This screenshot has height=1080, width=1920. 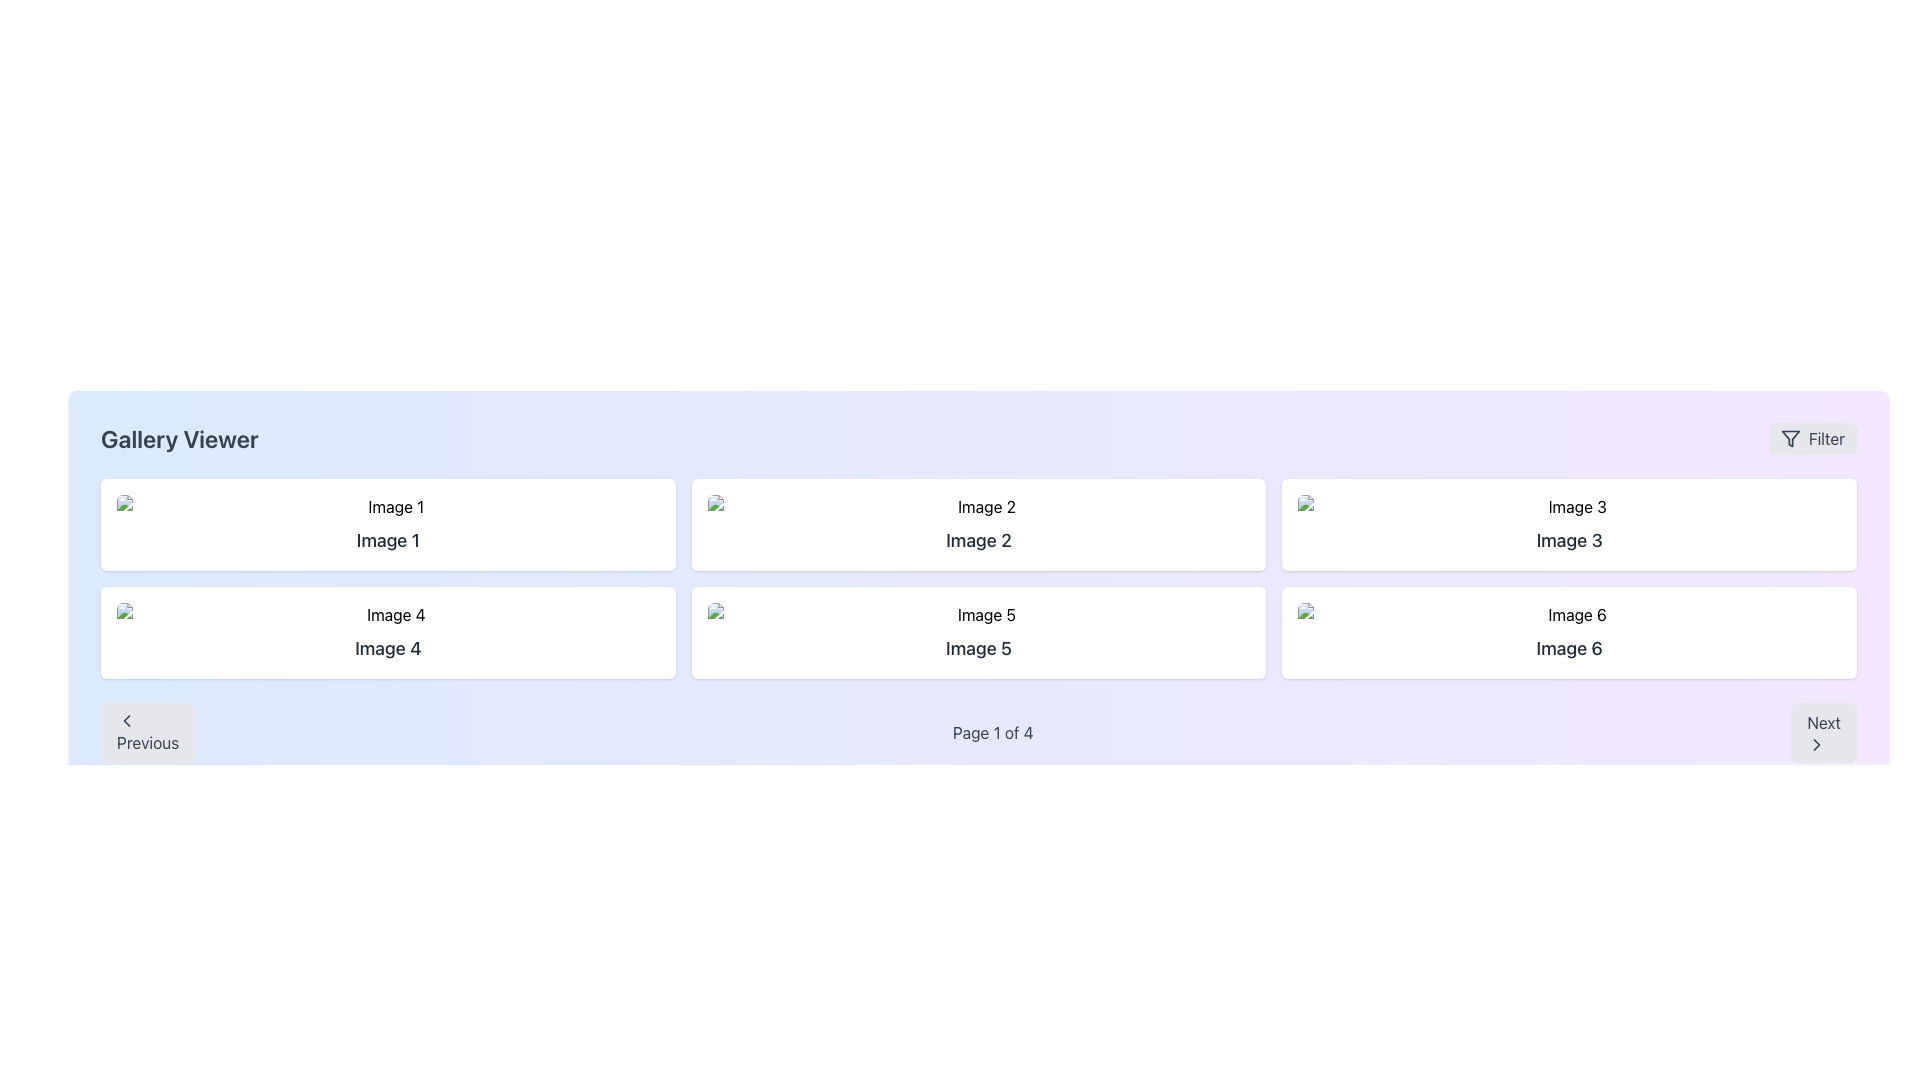 I want to click on the text label displaying 'Image 2', so click(x=979, y=540).